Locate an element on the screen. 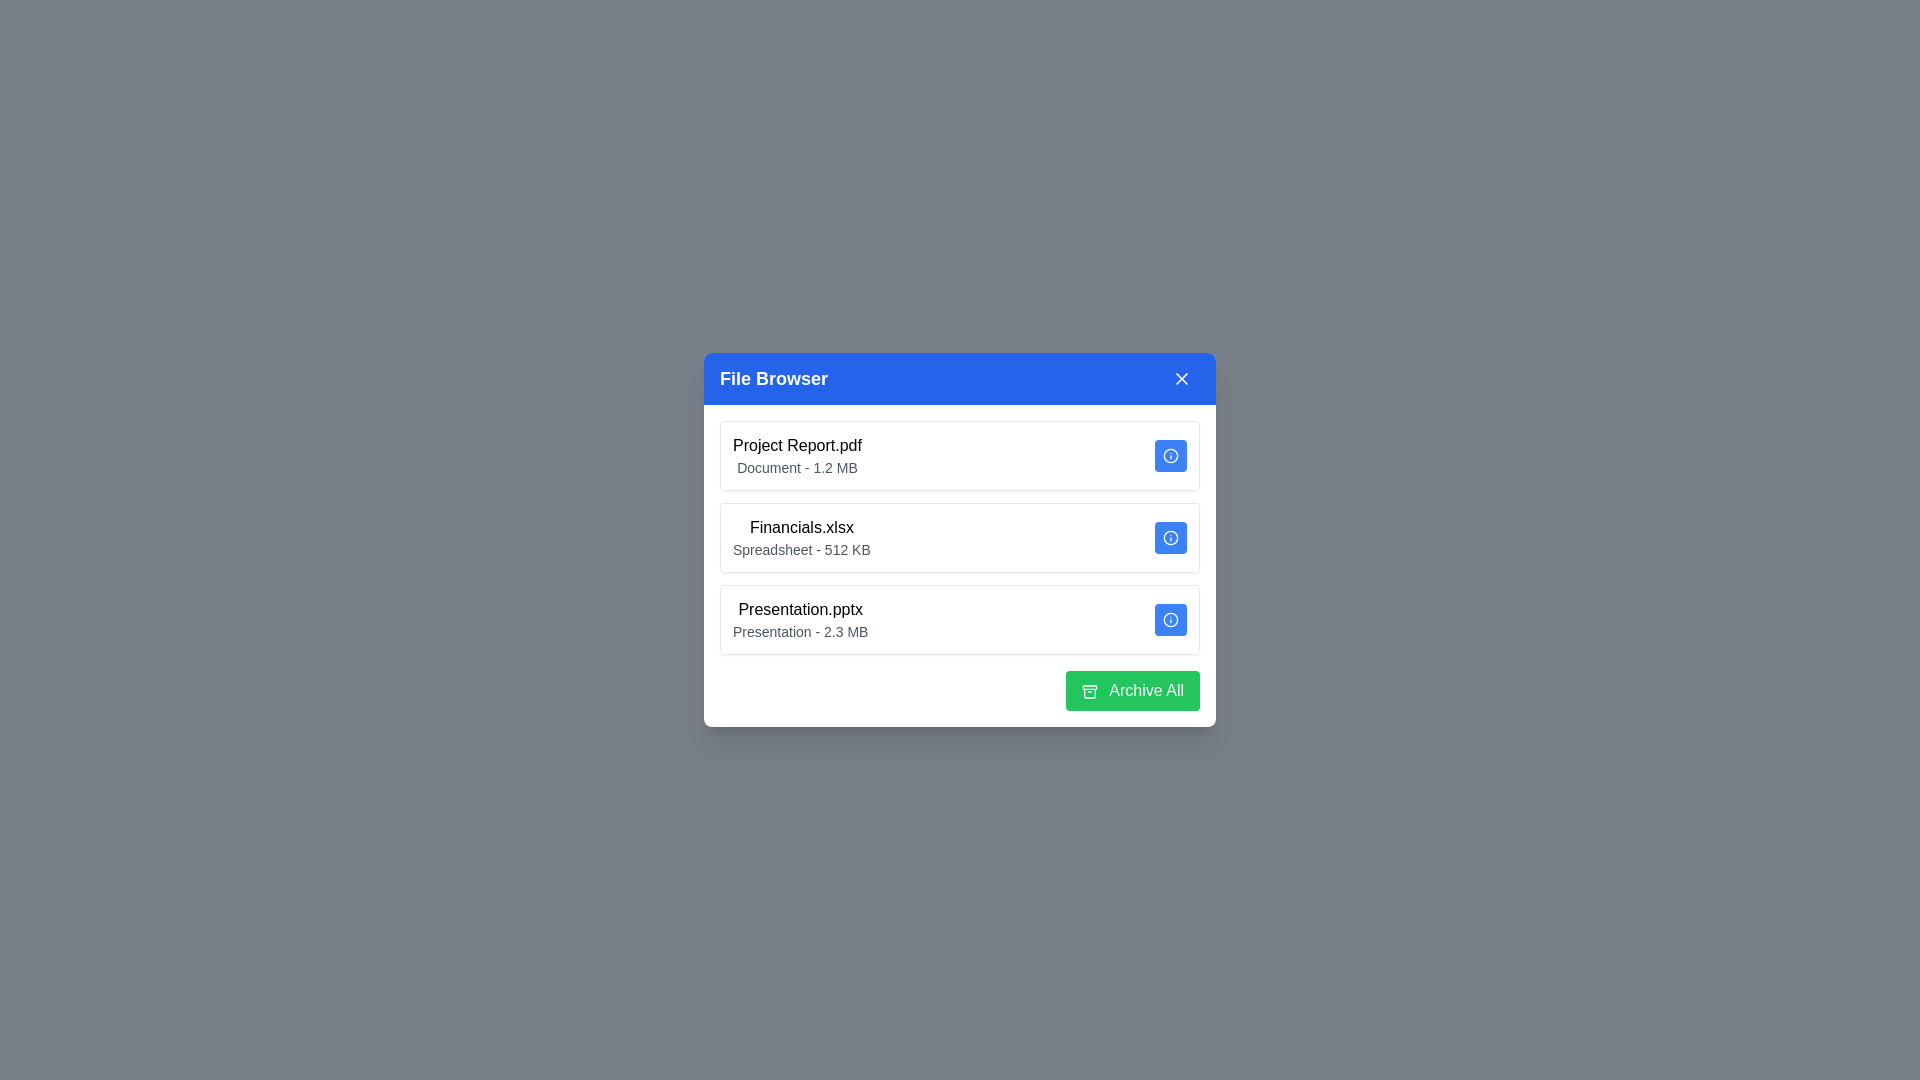 The width and height of the screenshot is (1920, 1080). 'info' button for the file named Presentation.pptx is located at coordinates (1171, 619).